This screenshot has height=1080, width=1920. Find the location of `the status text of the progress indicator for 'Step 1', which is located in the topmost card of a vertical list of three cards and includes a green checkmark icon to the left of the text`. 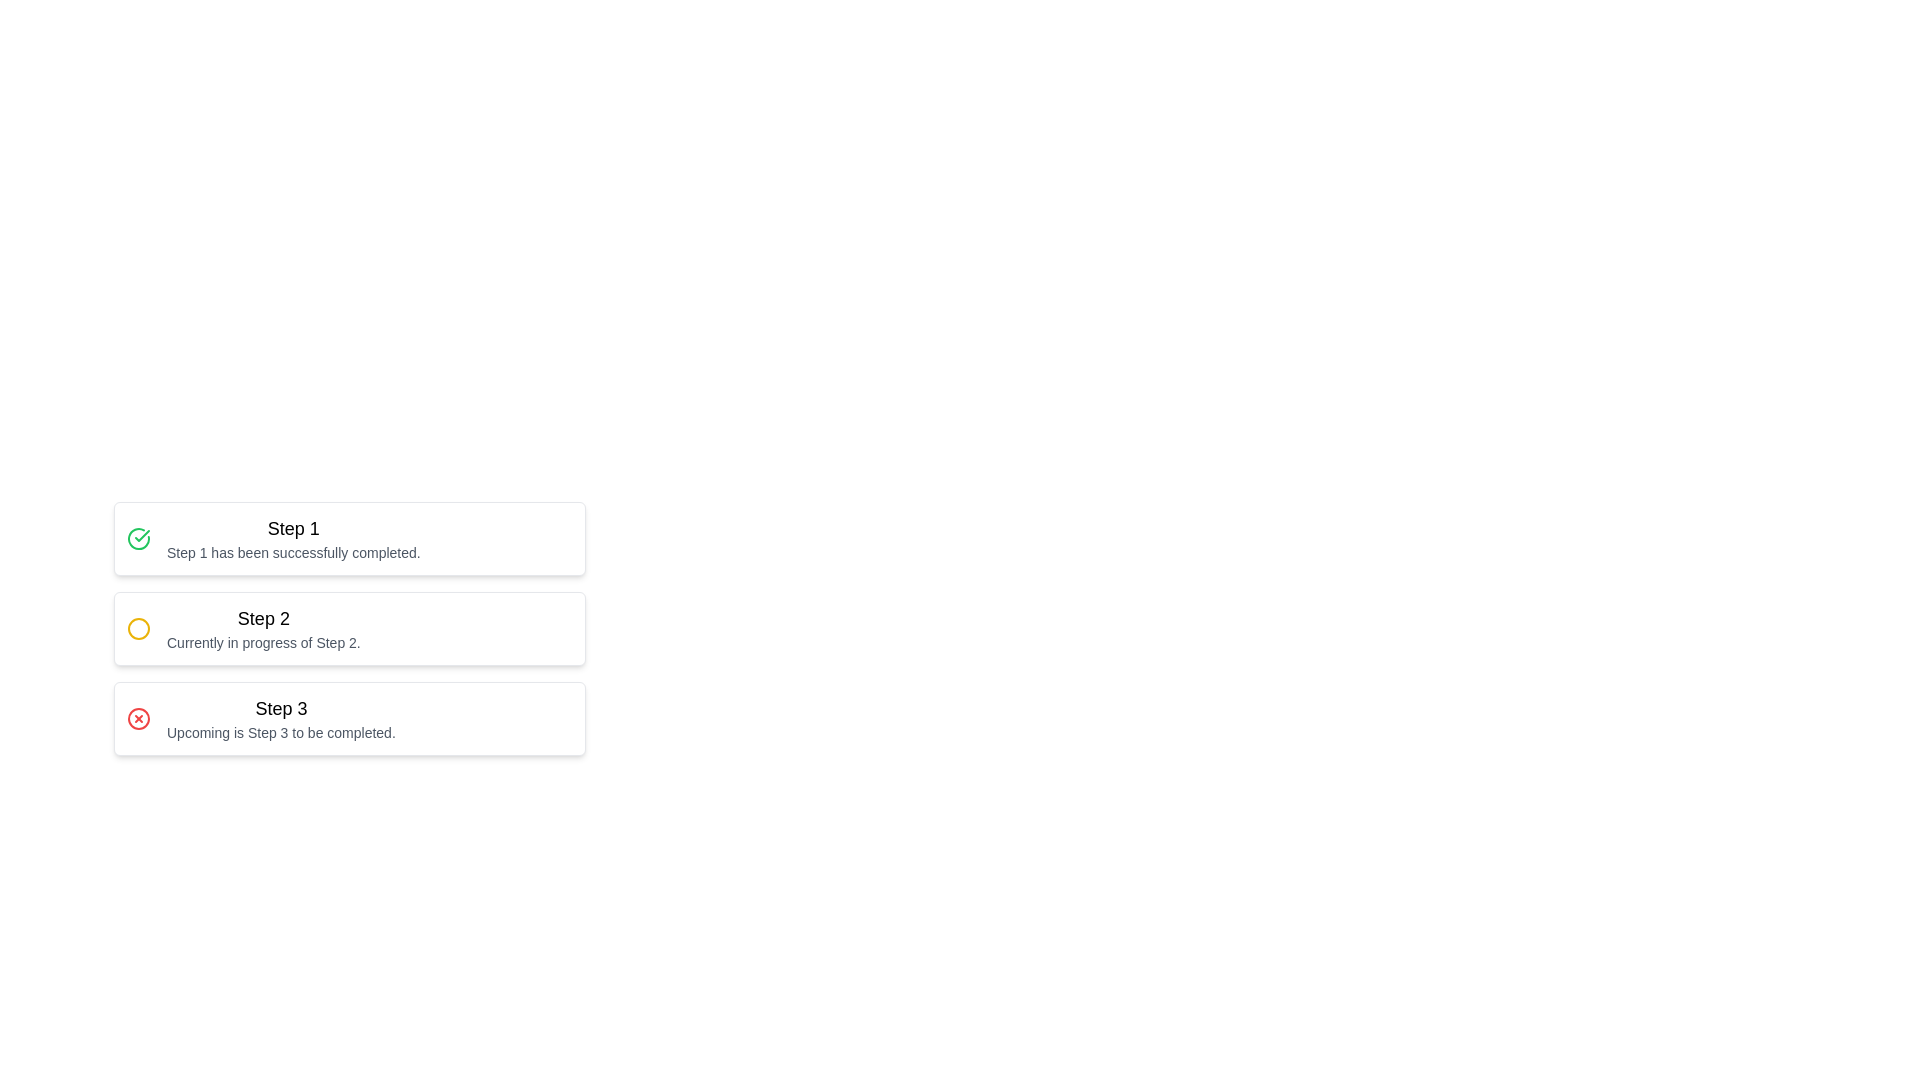

the status text of the progress indicator for 'Step 1', which is located in the topmost card of a vertical list of three cards and includes a green checkmark icon to the left of the text is located at coordinates (292, 538).